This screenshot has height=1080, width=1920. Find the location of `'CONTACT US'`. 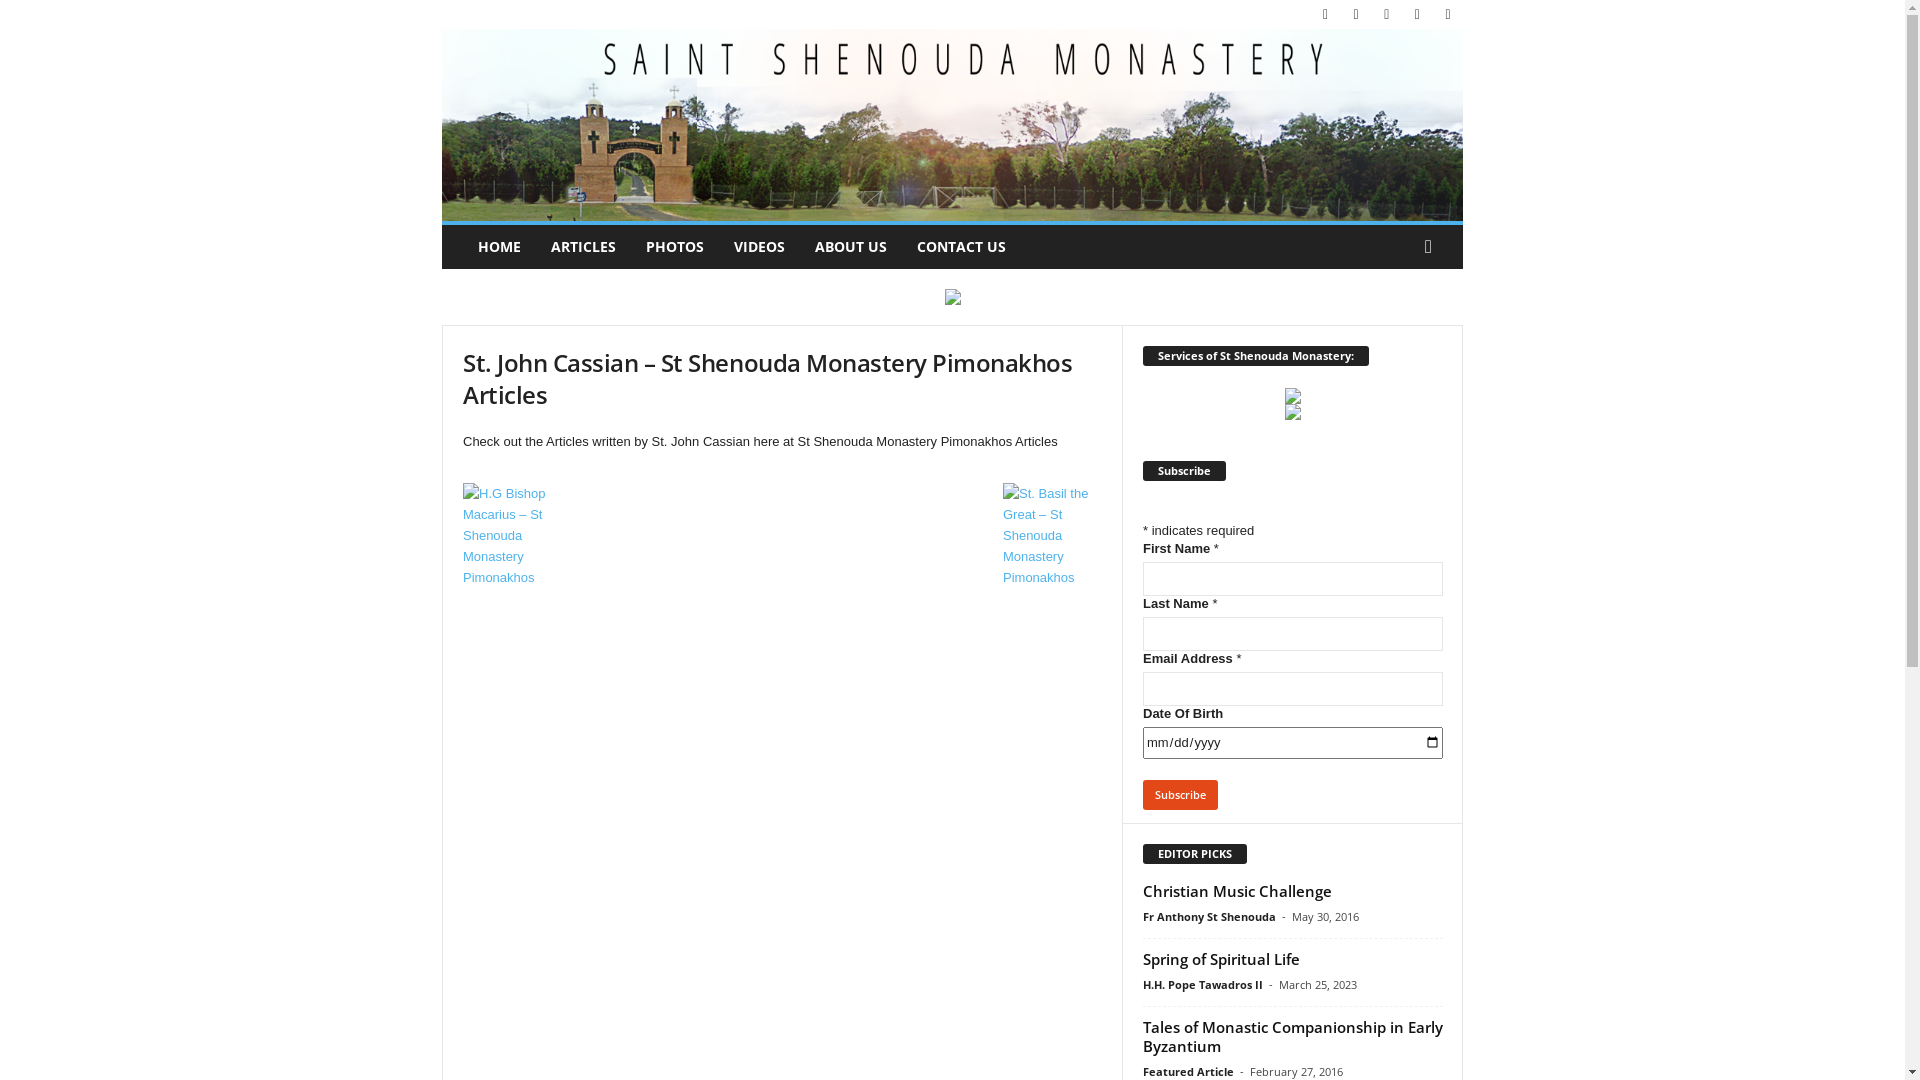

'CONTACT US' is located at coordinates (961, 245).